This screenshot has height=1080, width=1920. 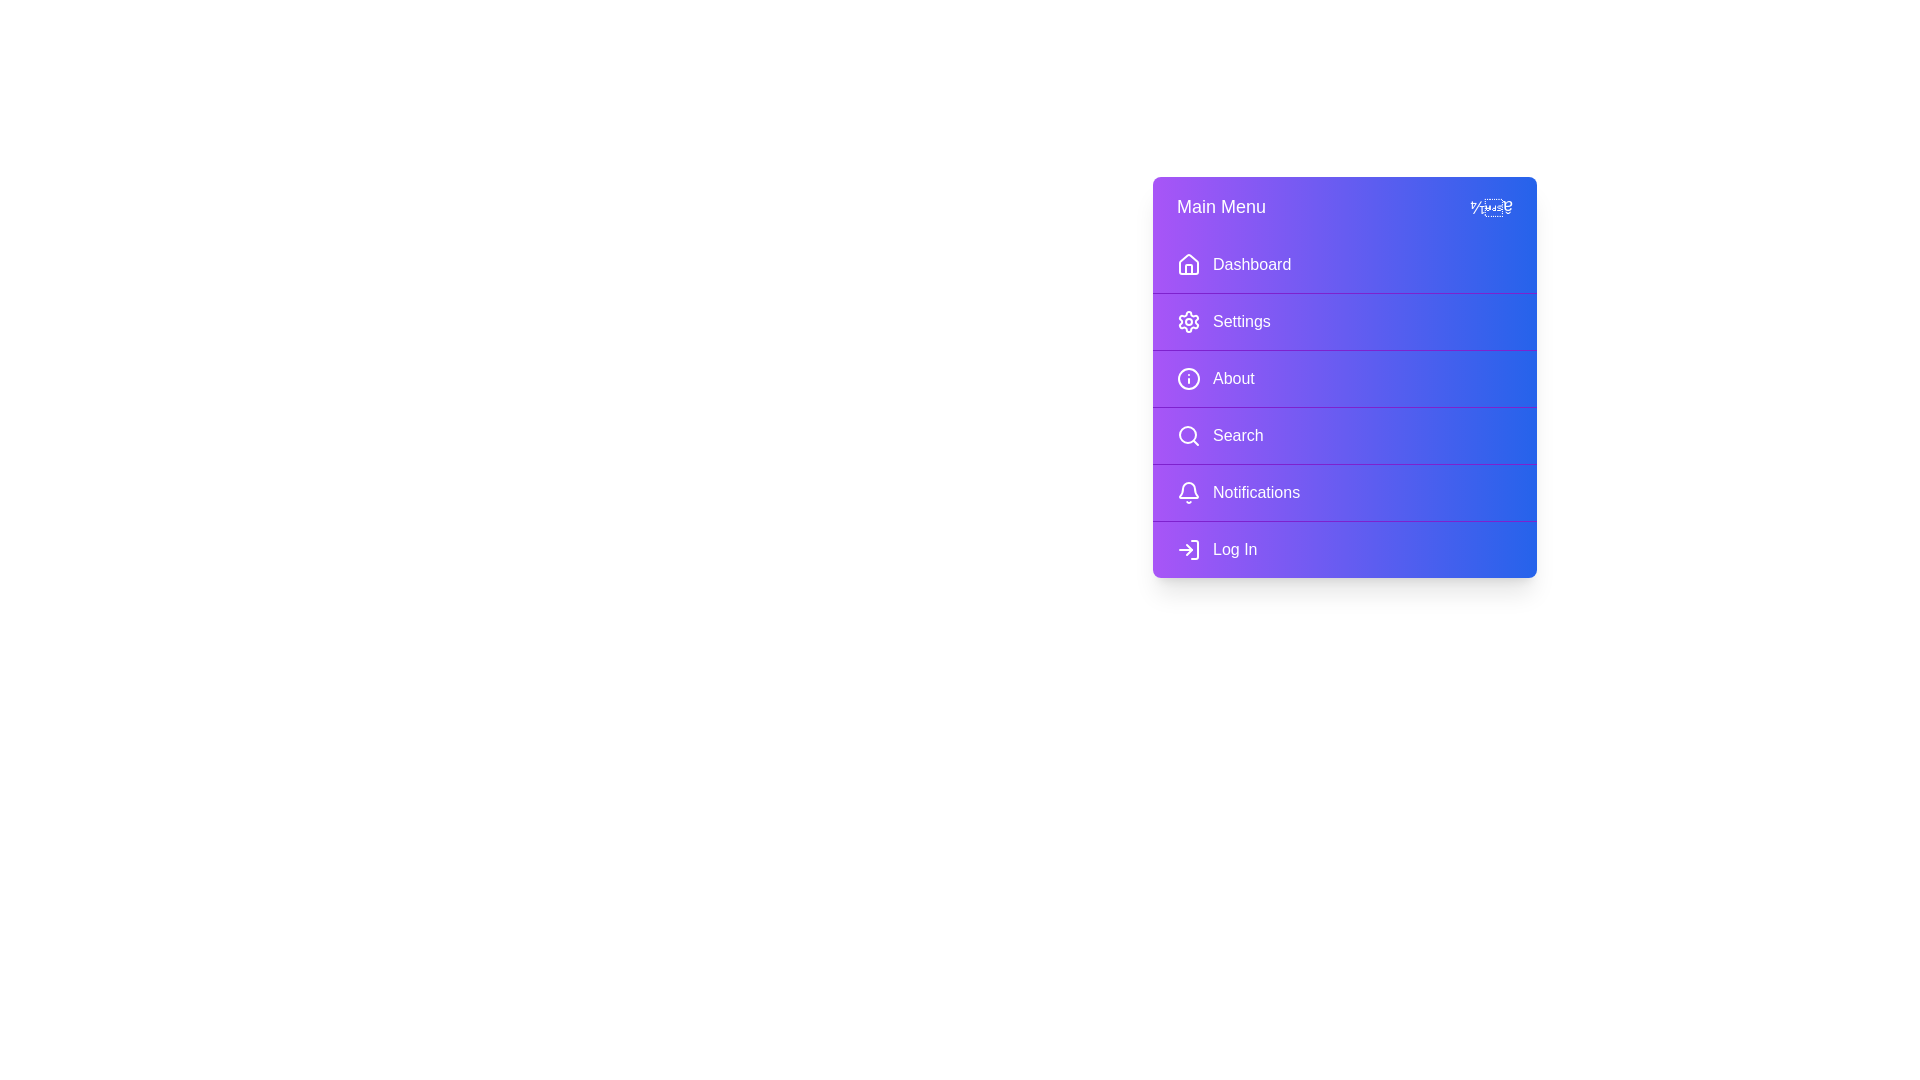 I want to click on the menu item Dashboard to highlight it, so click(x=1344, y=264).